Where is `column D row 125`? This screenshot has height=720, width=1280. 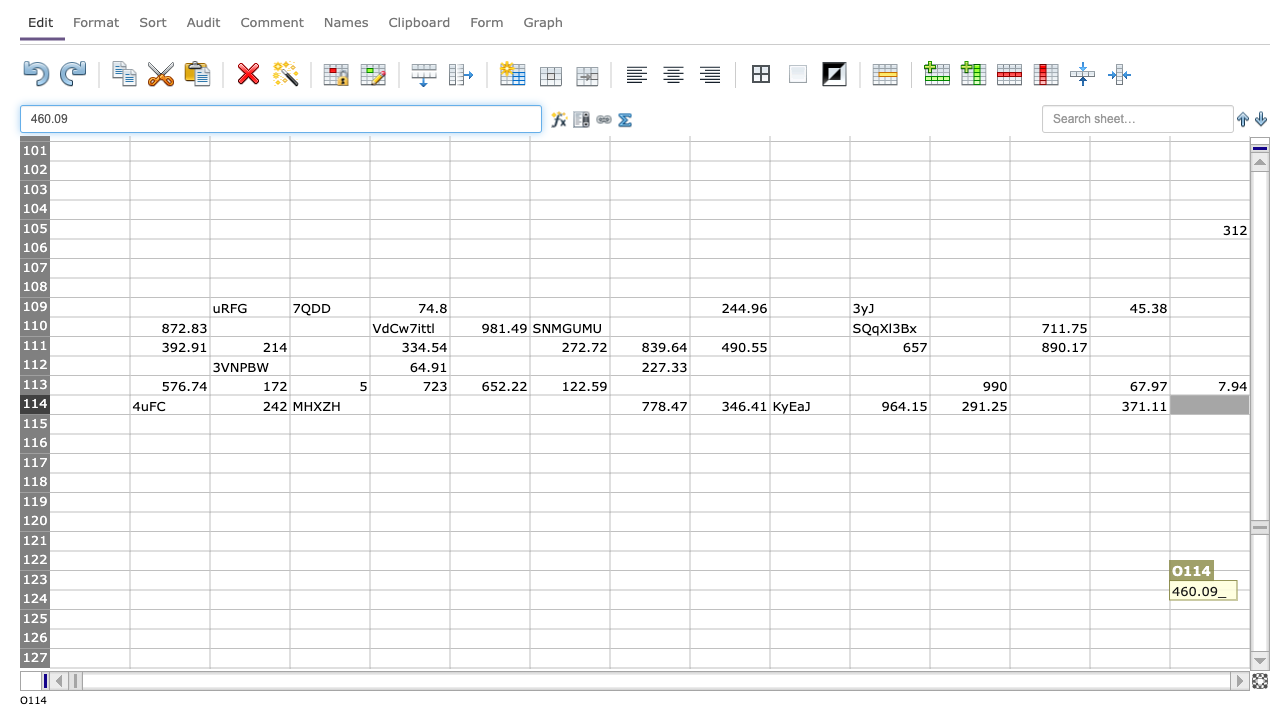 column D row 125 is located at coordinates (329, 618).